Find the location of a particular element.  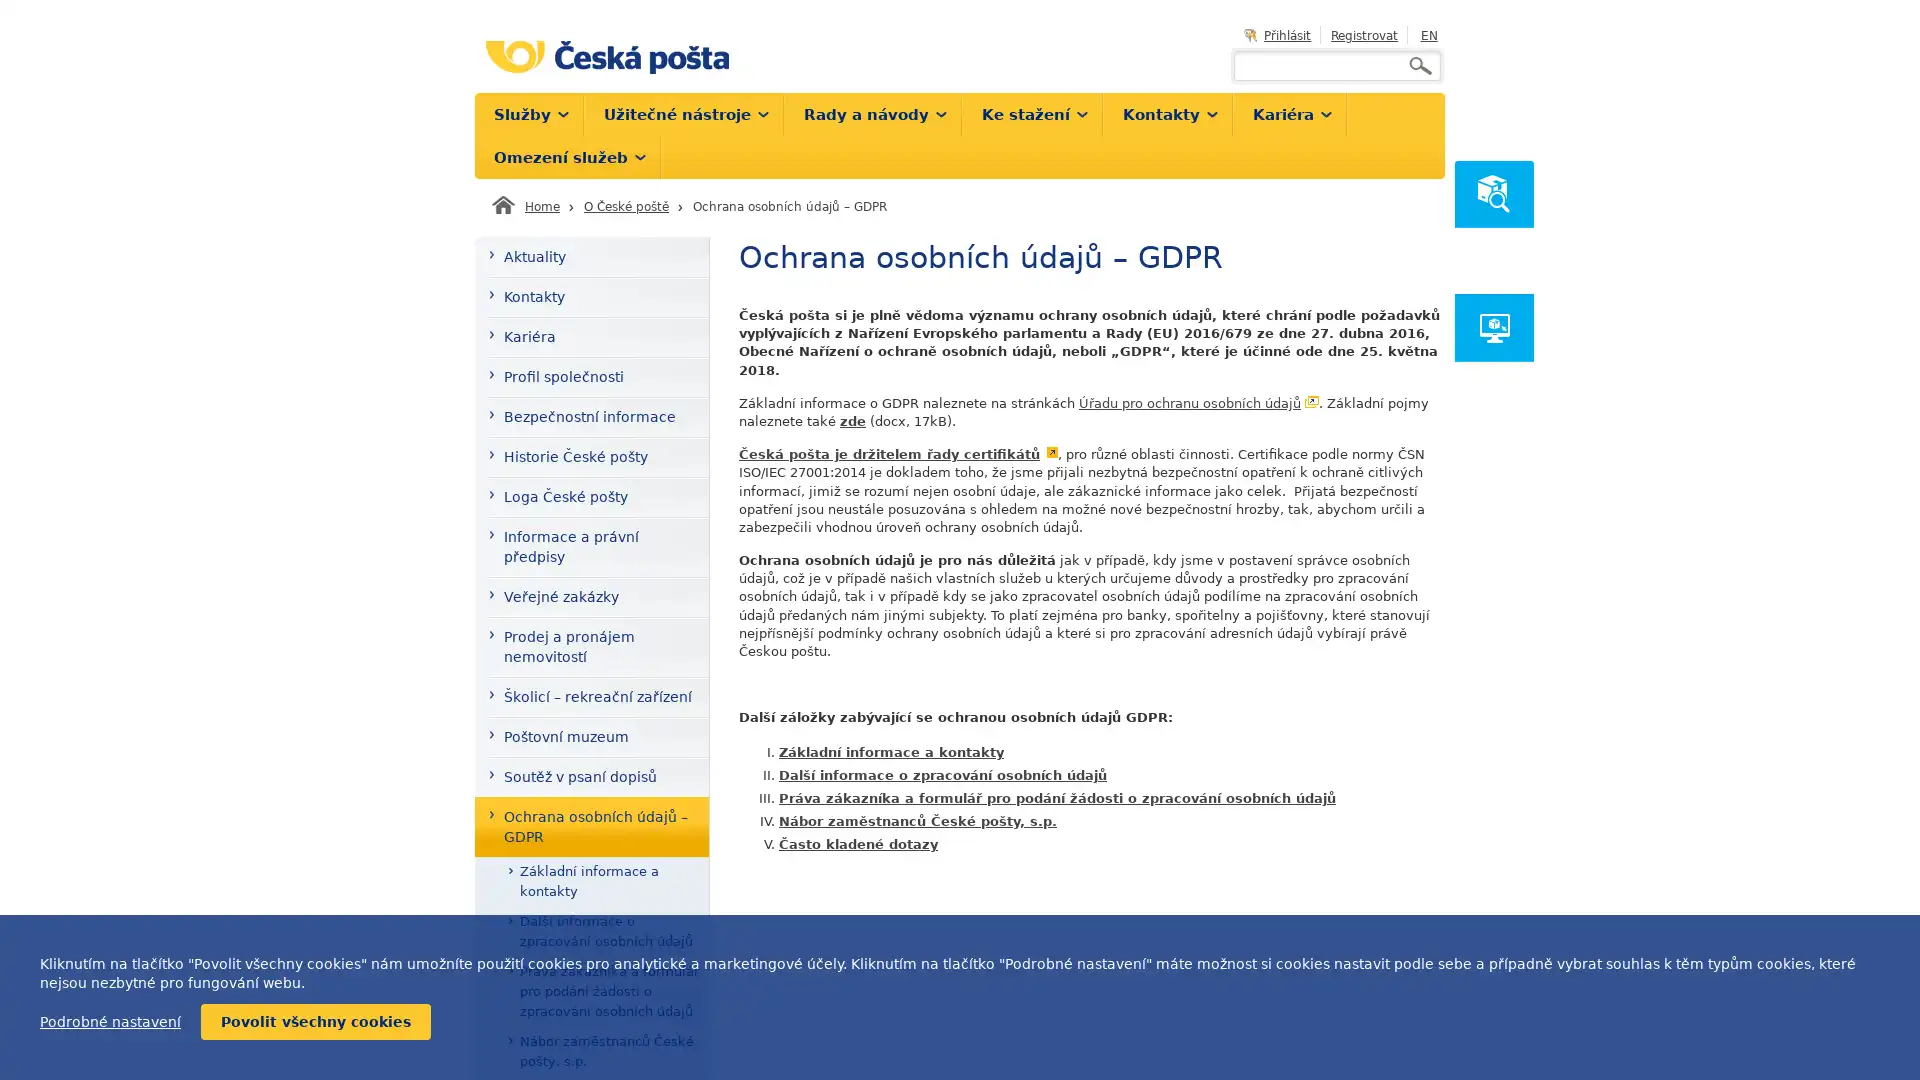

Povolit vsechny cookies is located at coordinates (315, 1022).